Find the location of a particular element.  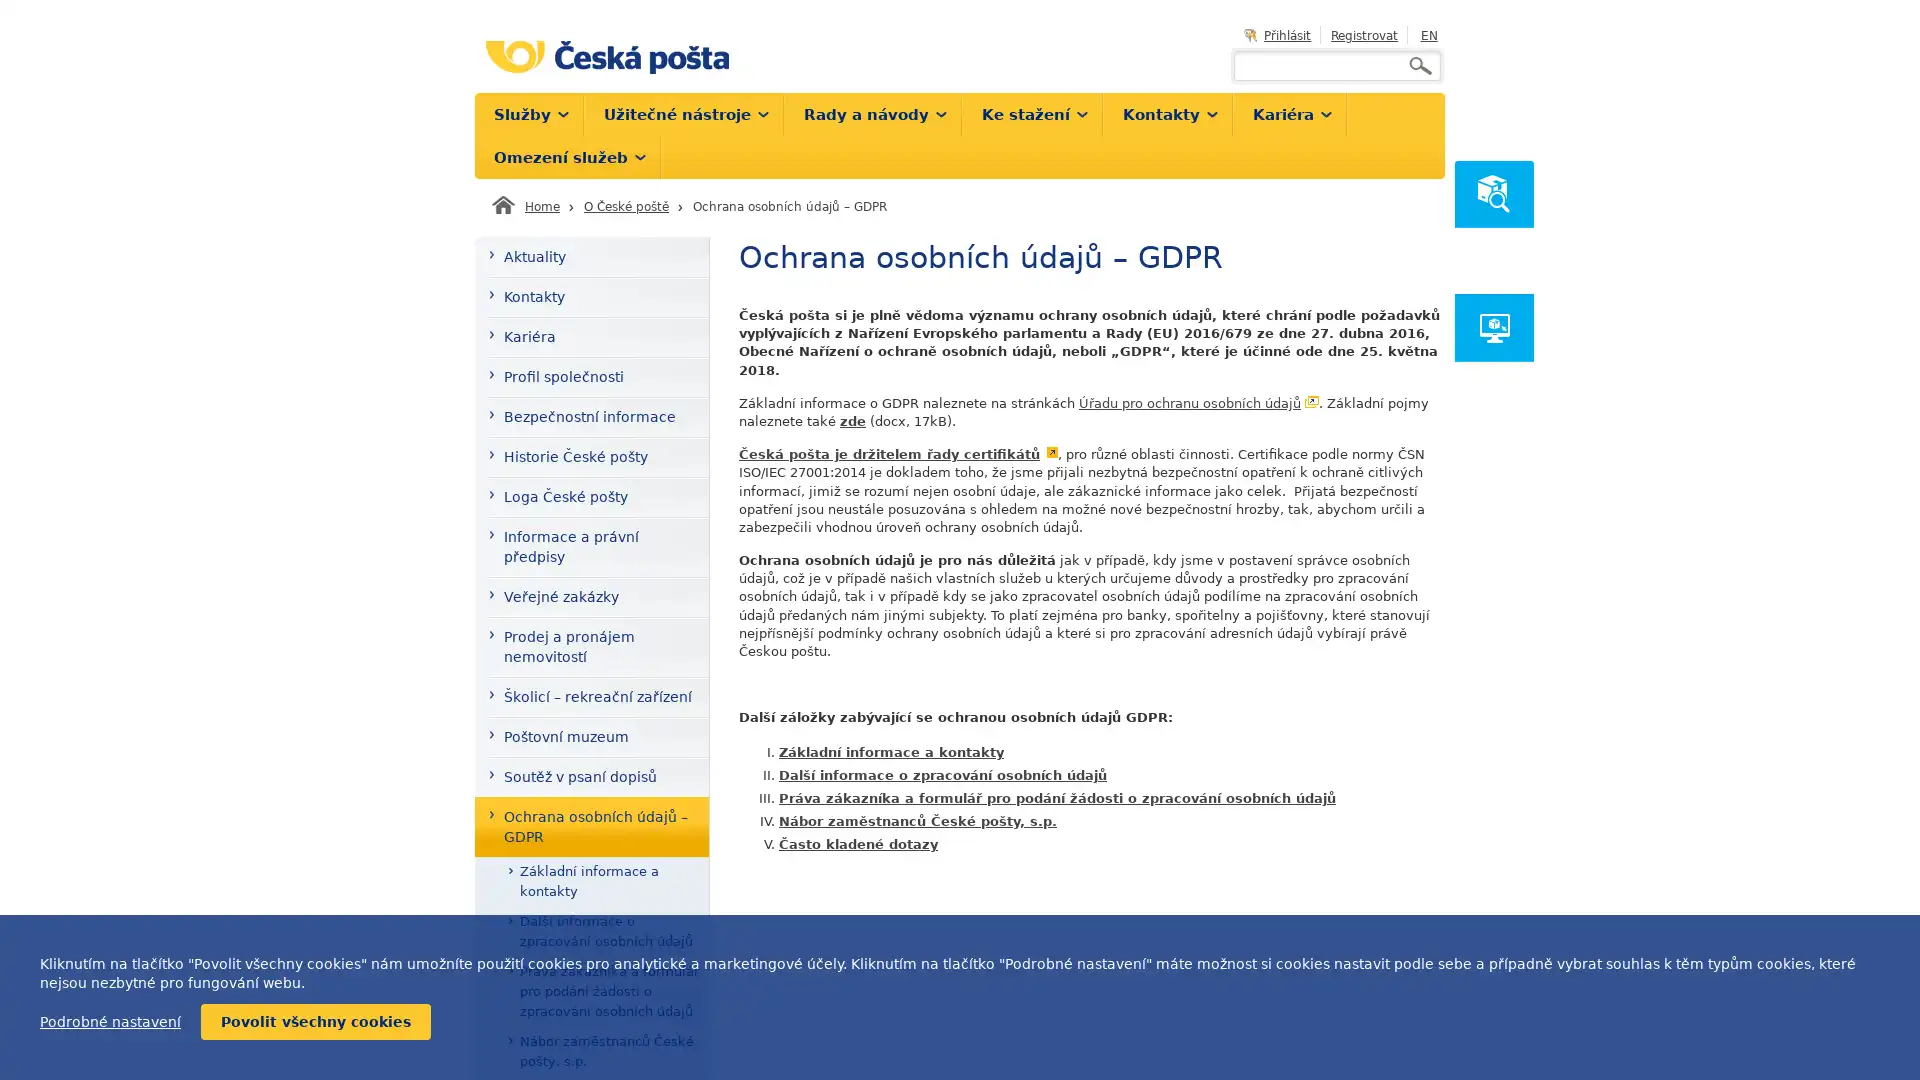

Povolit vsechny cookies is located at coordinates (315, 1022).